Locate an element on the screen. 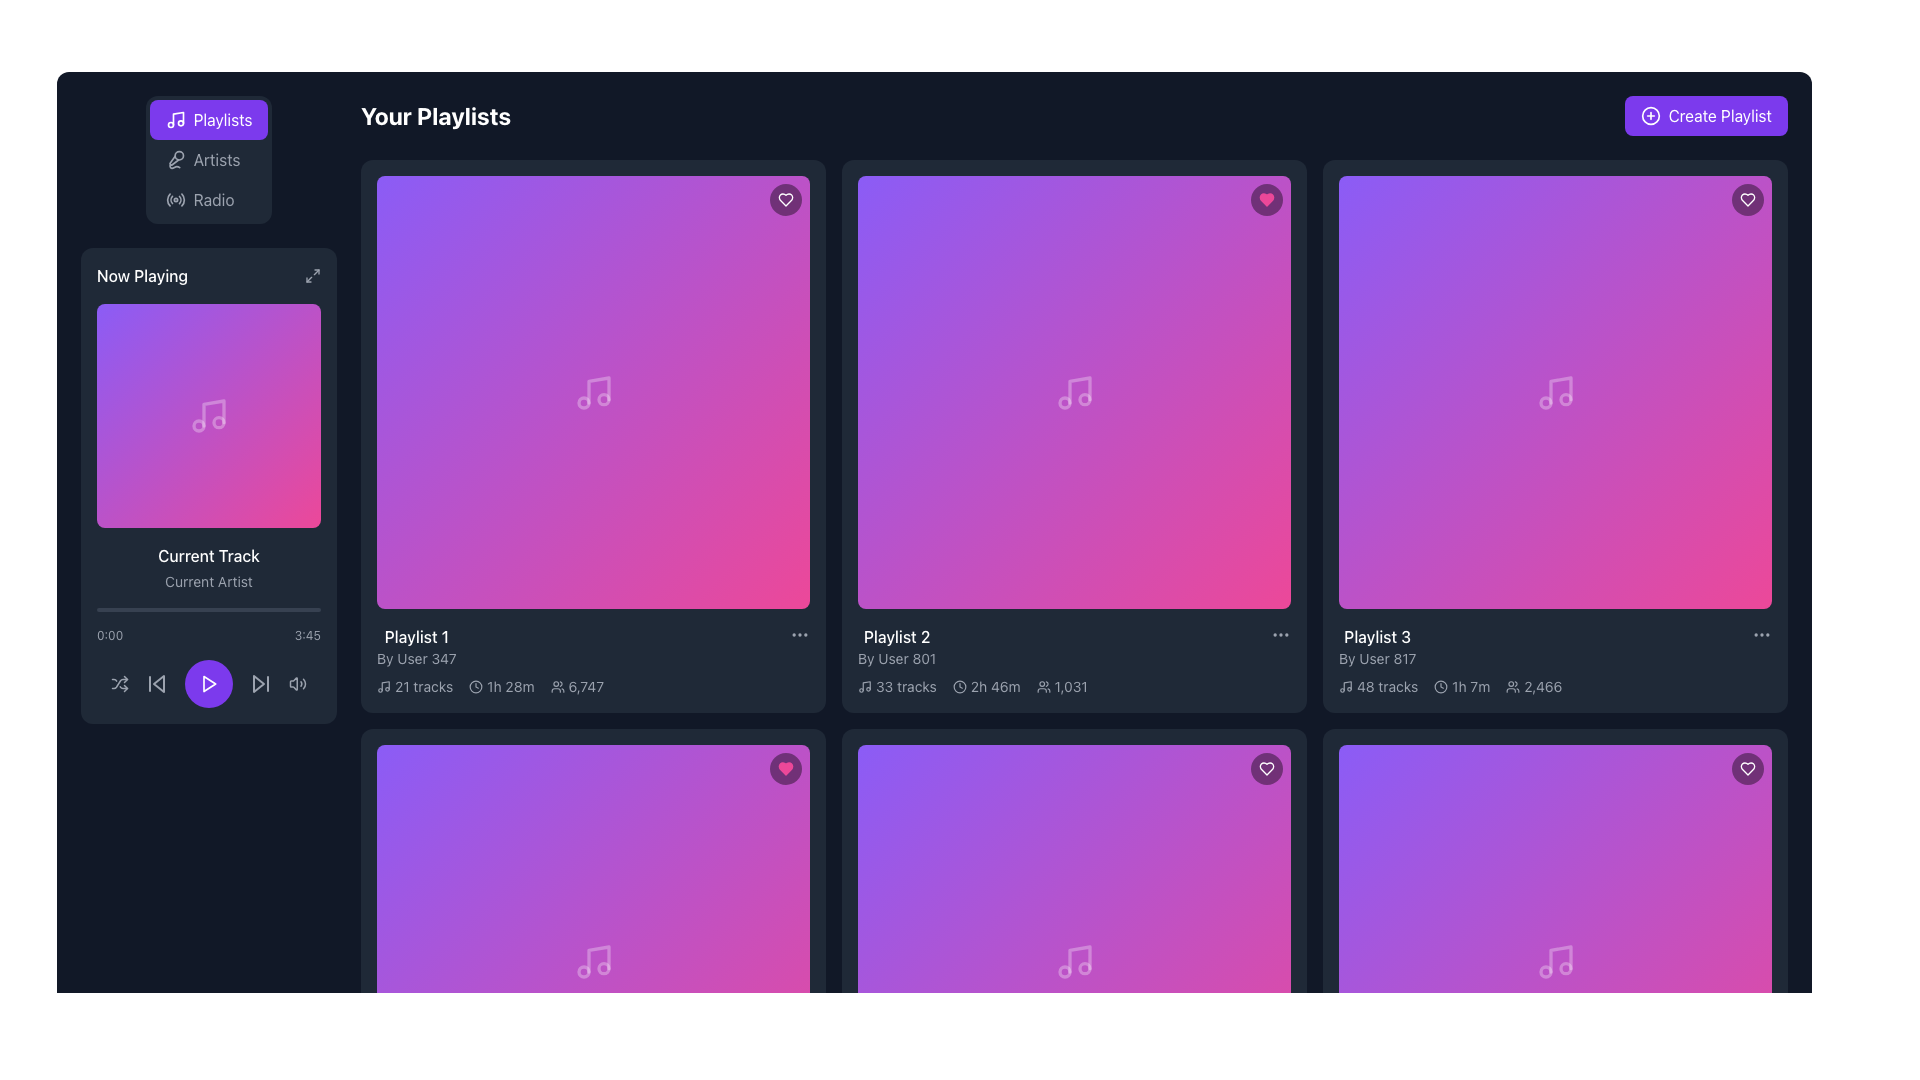 The width and height of the screenshot is (1920, 1080). the text label displaying the numeric value '6,747' which is located to the right of the user icon in the metadata section of 'Playlist 1' is located at coordinates (585, 685).